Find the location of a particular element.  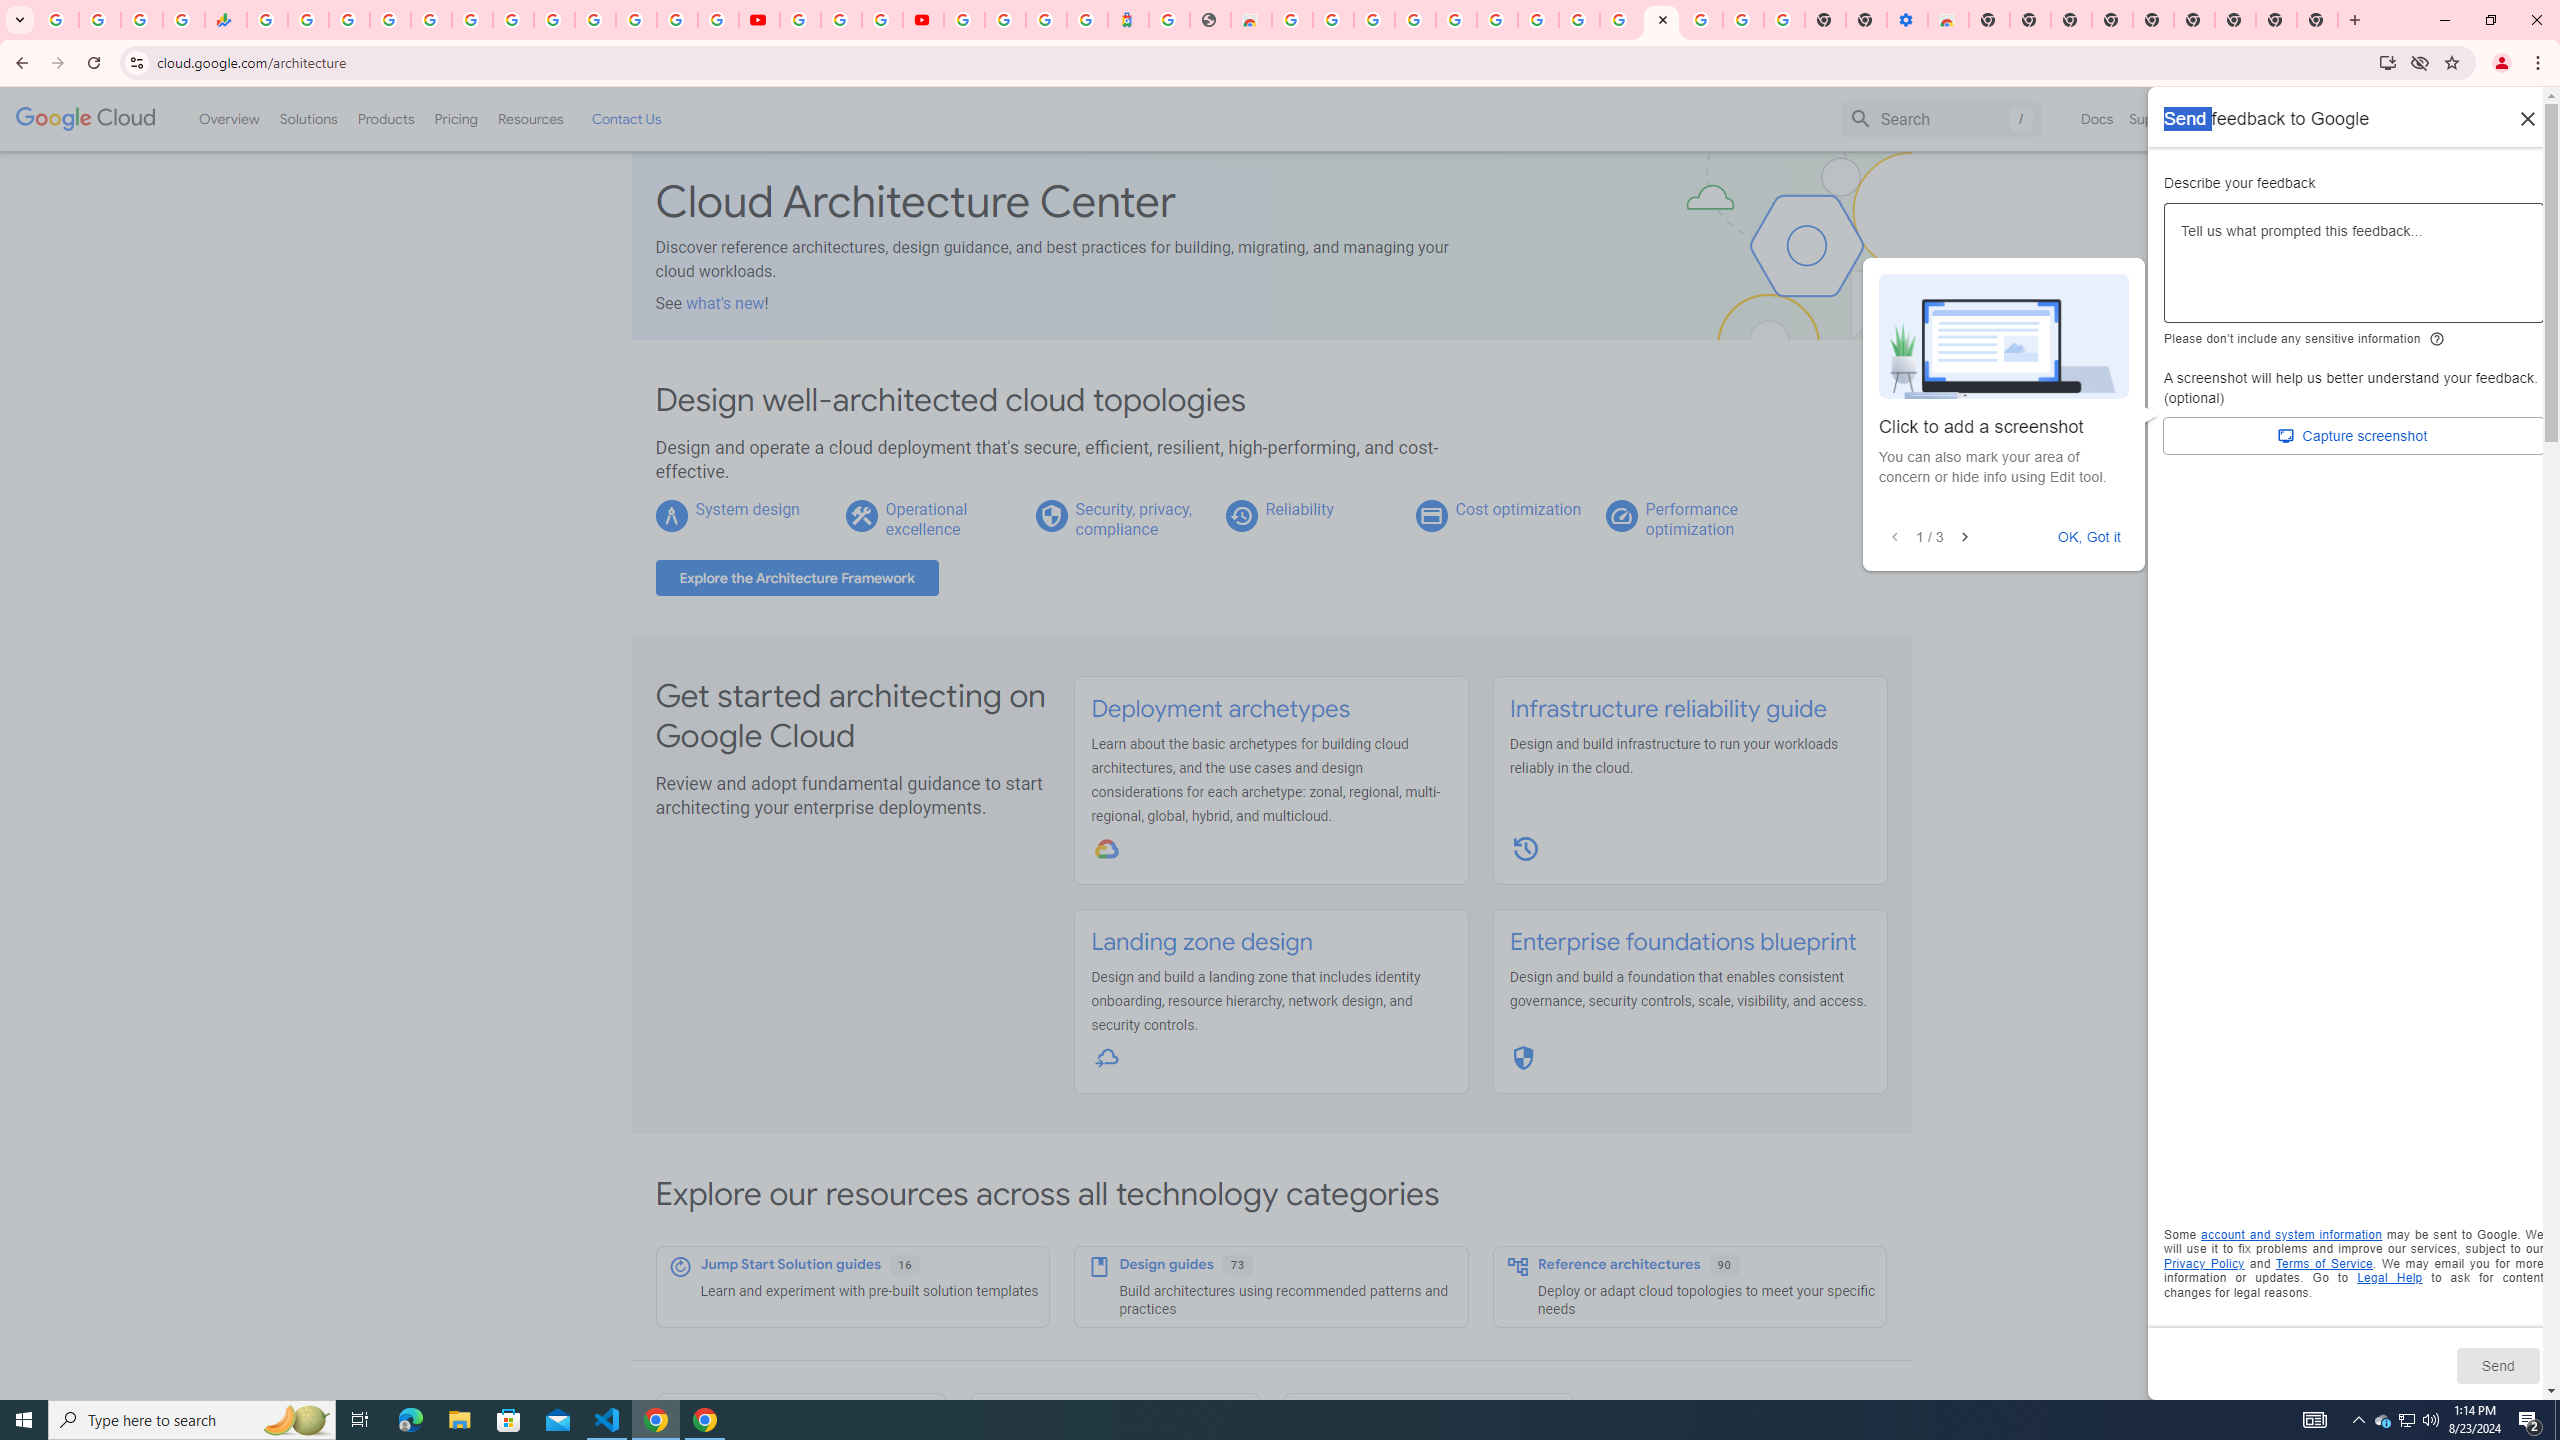

'Privacy Checkup' is located at coordinates (717, 19).